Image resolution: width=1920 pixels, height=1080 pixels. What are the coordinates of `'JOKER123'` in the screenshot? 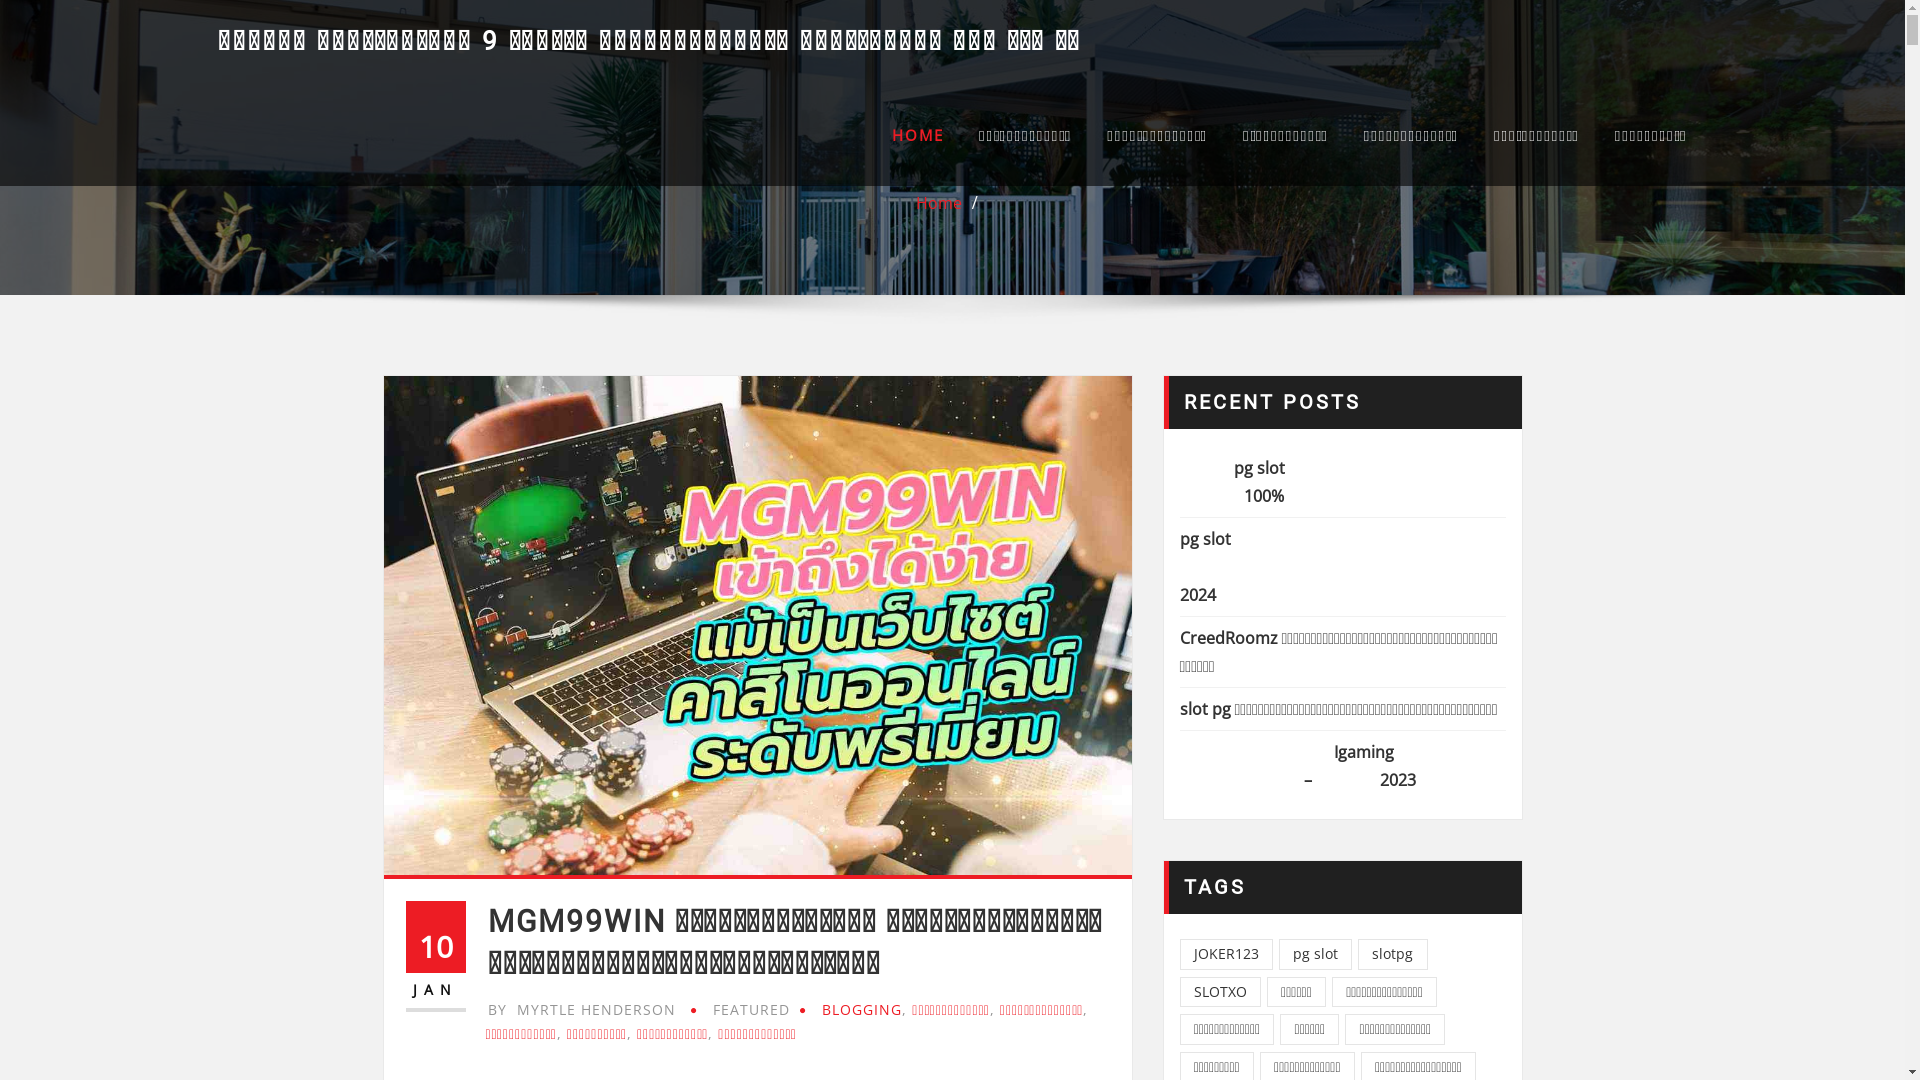 It's located at (1225, 953).